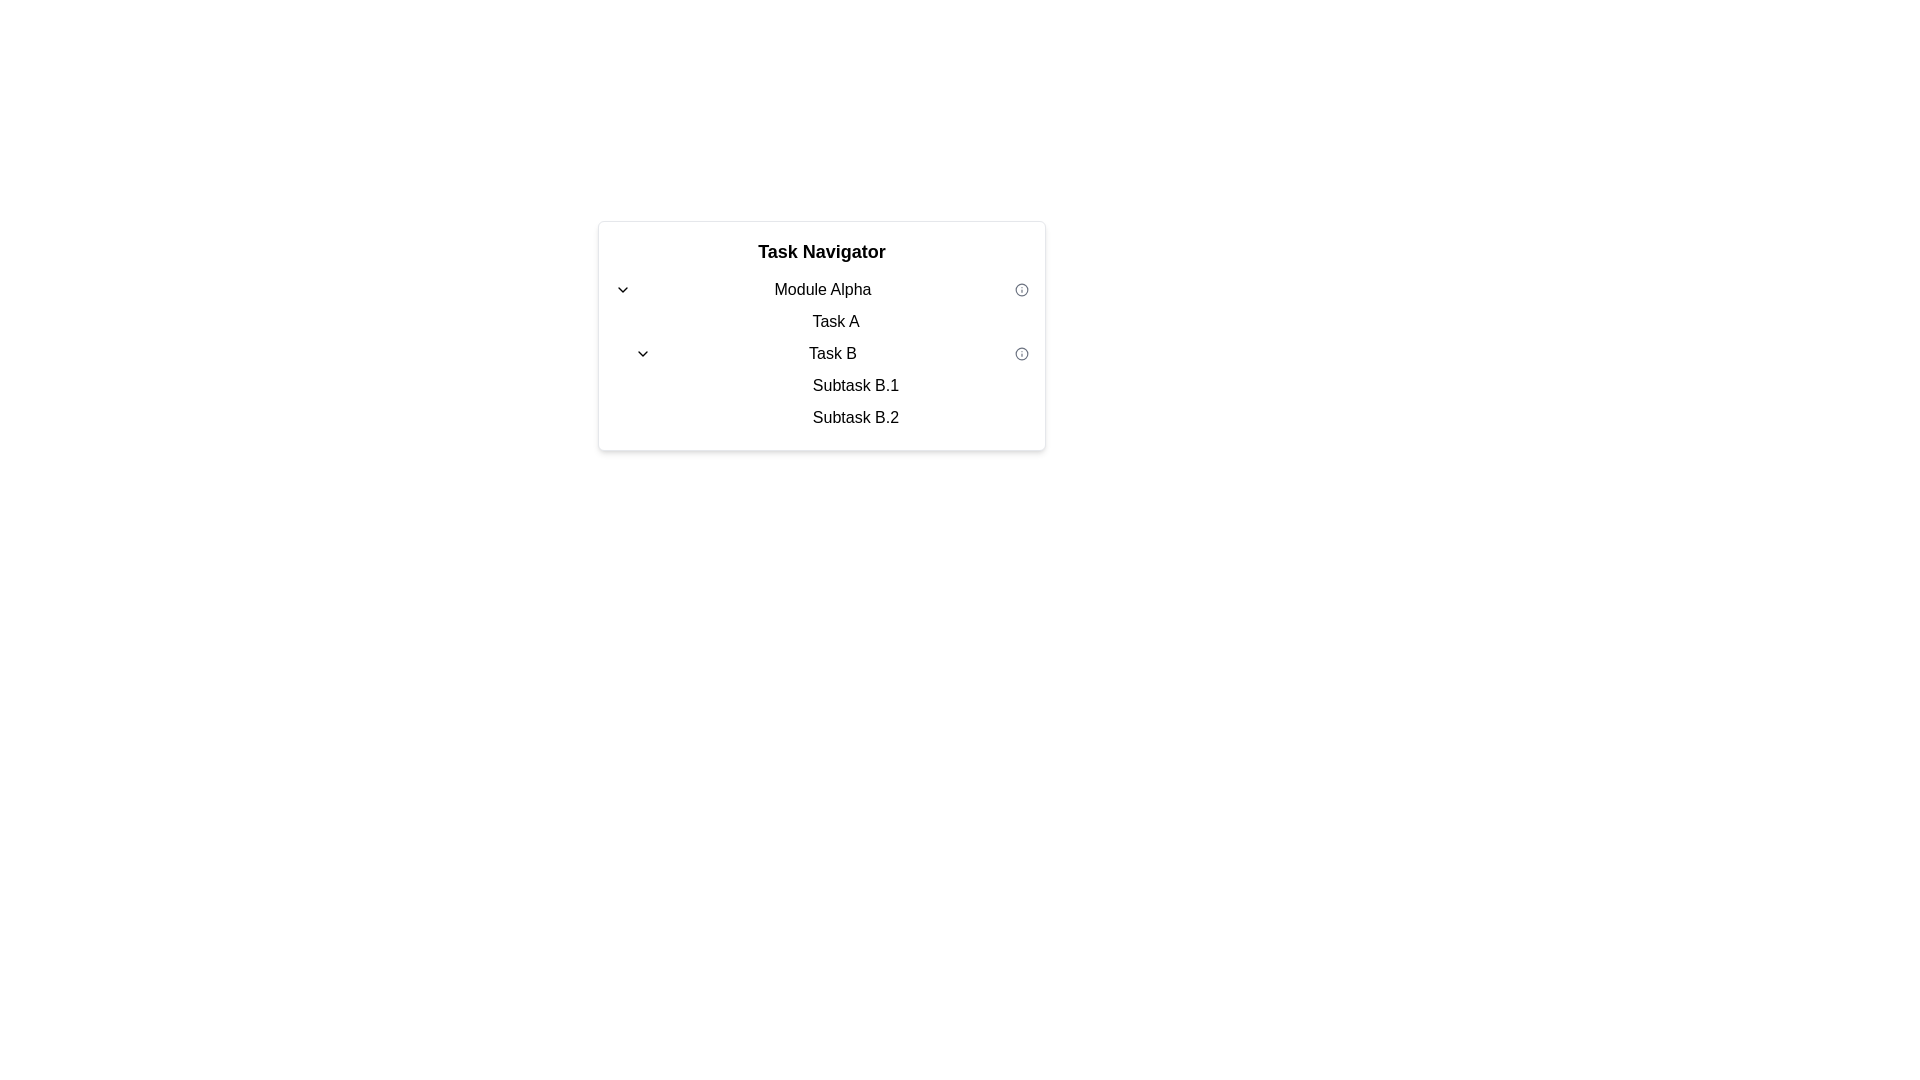 The width and height of the screenshot is (1920, 1080). I want to click on the circular element styled as part of an SVG graphic, positioned in the upper-right corner of the 'Task Navigator' panel, near the text 'Module Alpha', so click(1022, 289).